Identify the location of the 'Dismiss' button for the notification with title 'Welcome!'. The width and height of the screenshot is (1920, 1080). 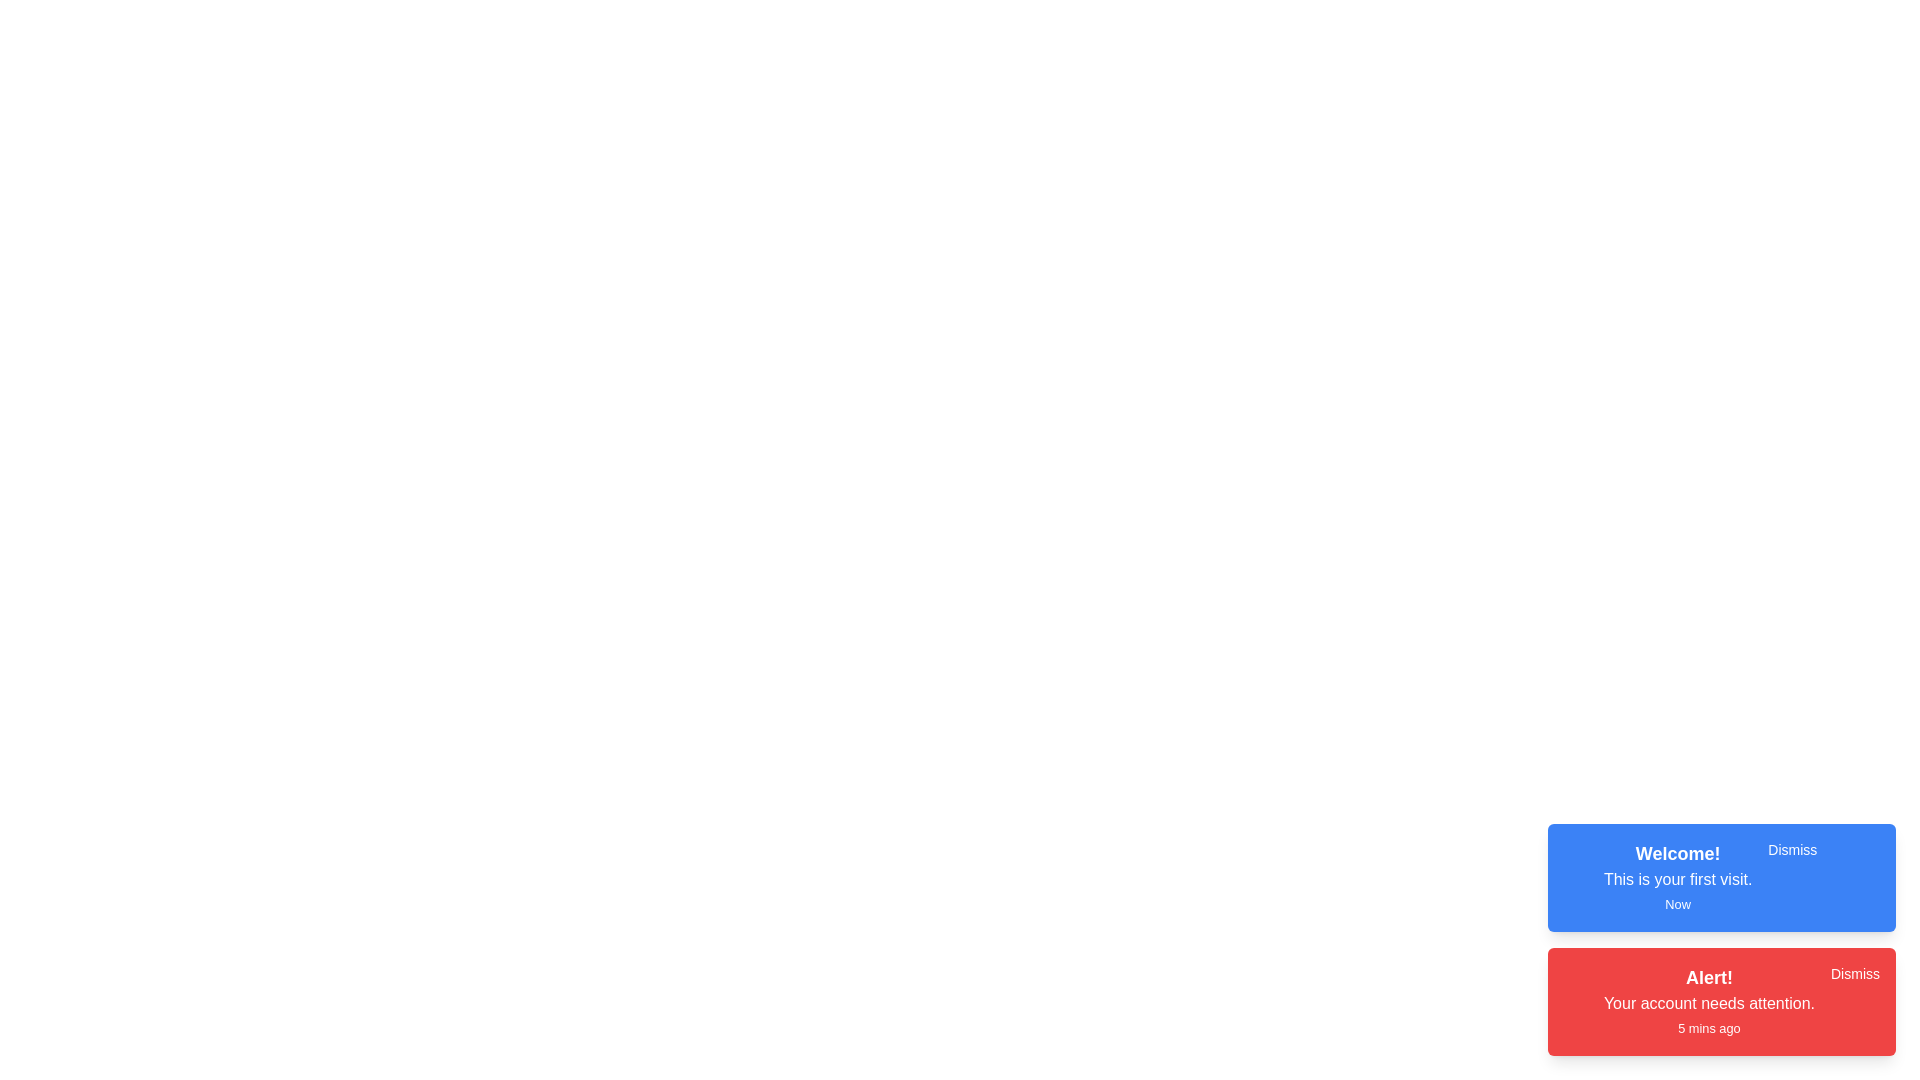
(1792, 849).